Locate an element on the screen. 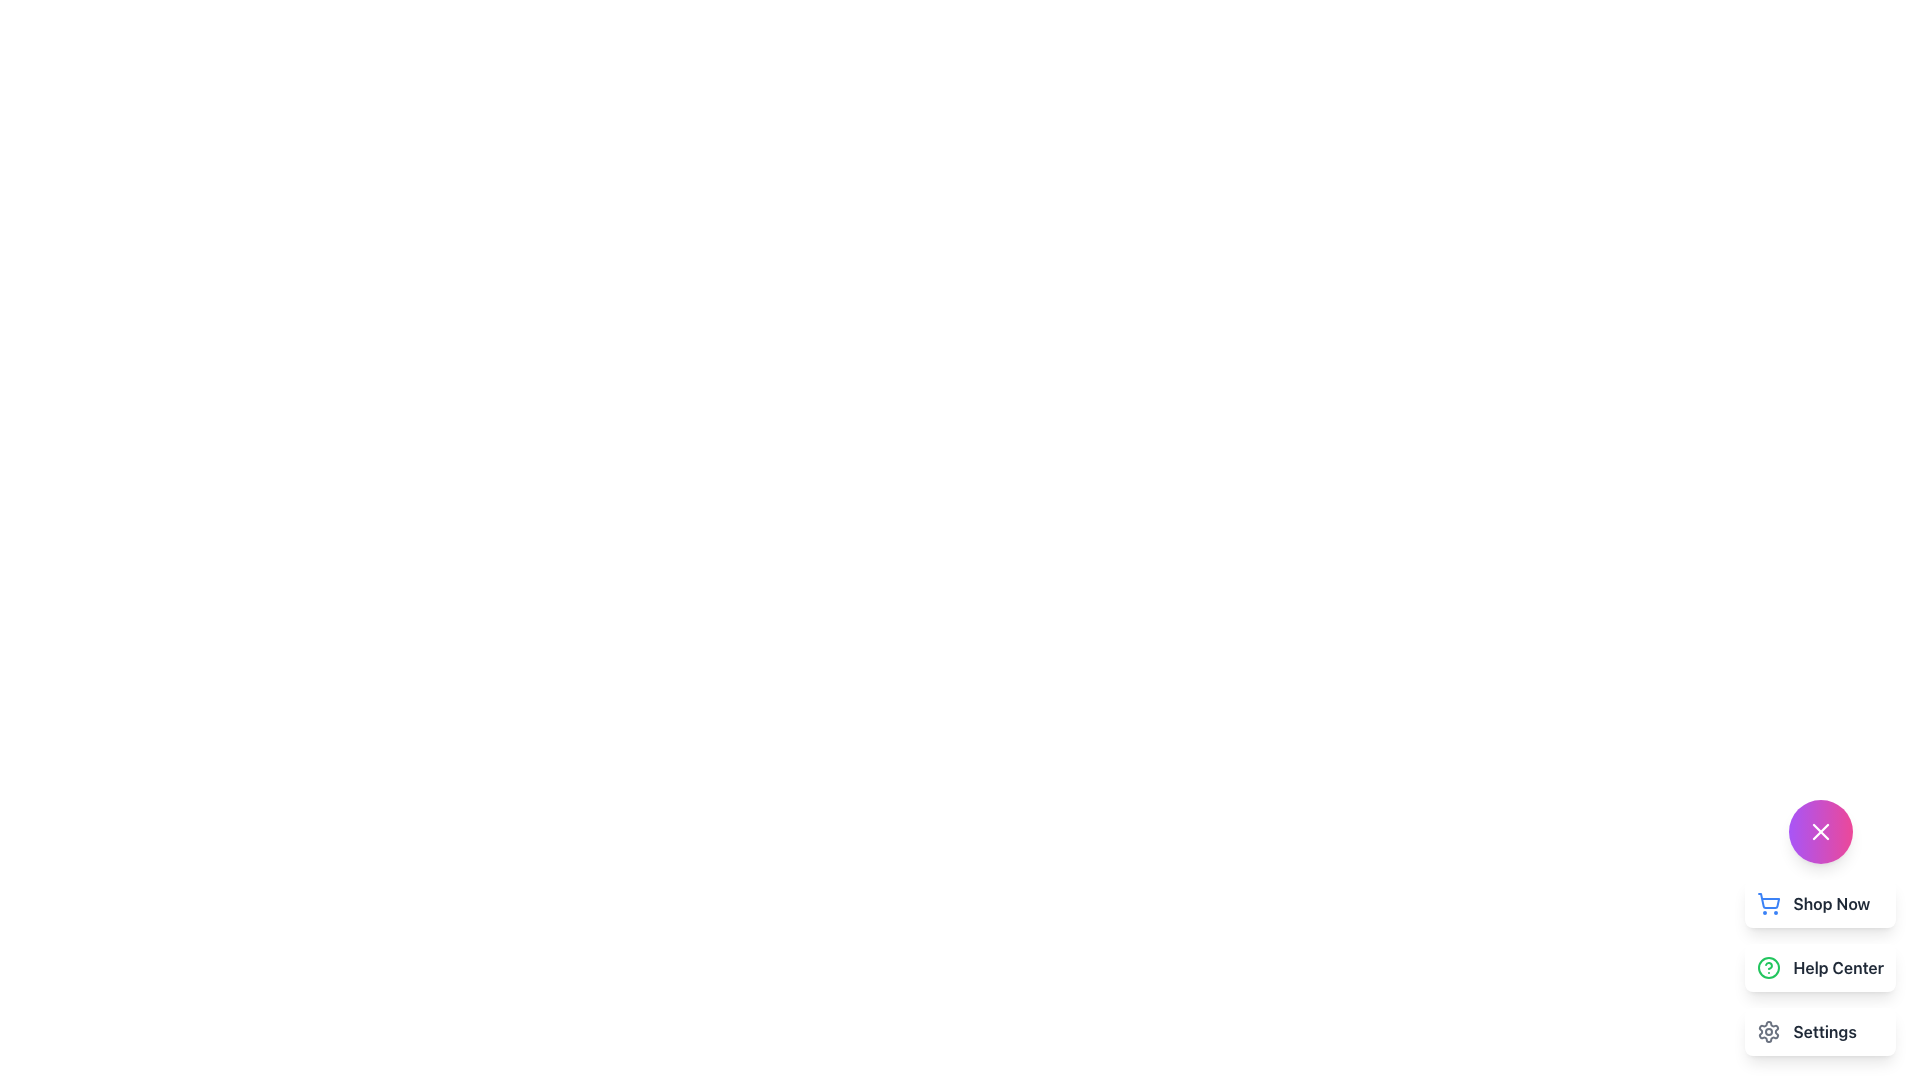 The width and height of the screenshot is (1920, 1080). the 'Settings' button, which is a rectangular button with rounded corners, a white background, a cogwheel icon on the left, and bold gray text on the right is located at coordinates (1820, 1032).